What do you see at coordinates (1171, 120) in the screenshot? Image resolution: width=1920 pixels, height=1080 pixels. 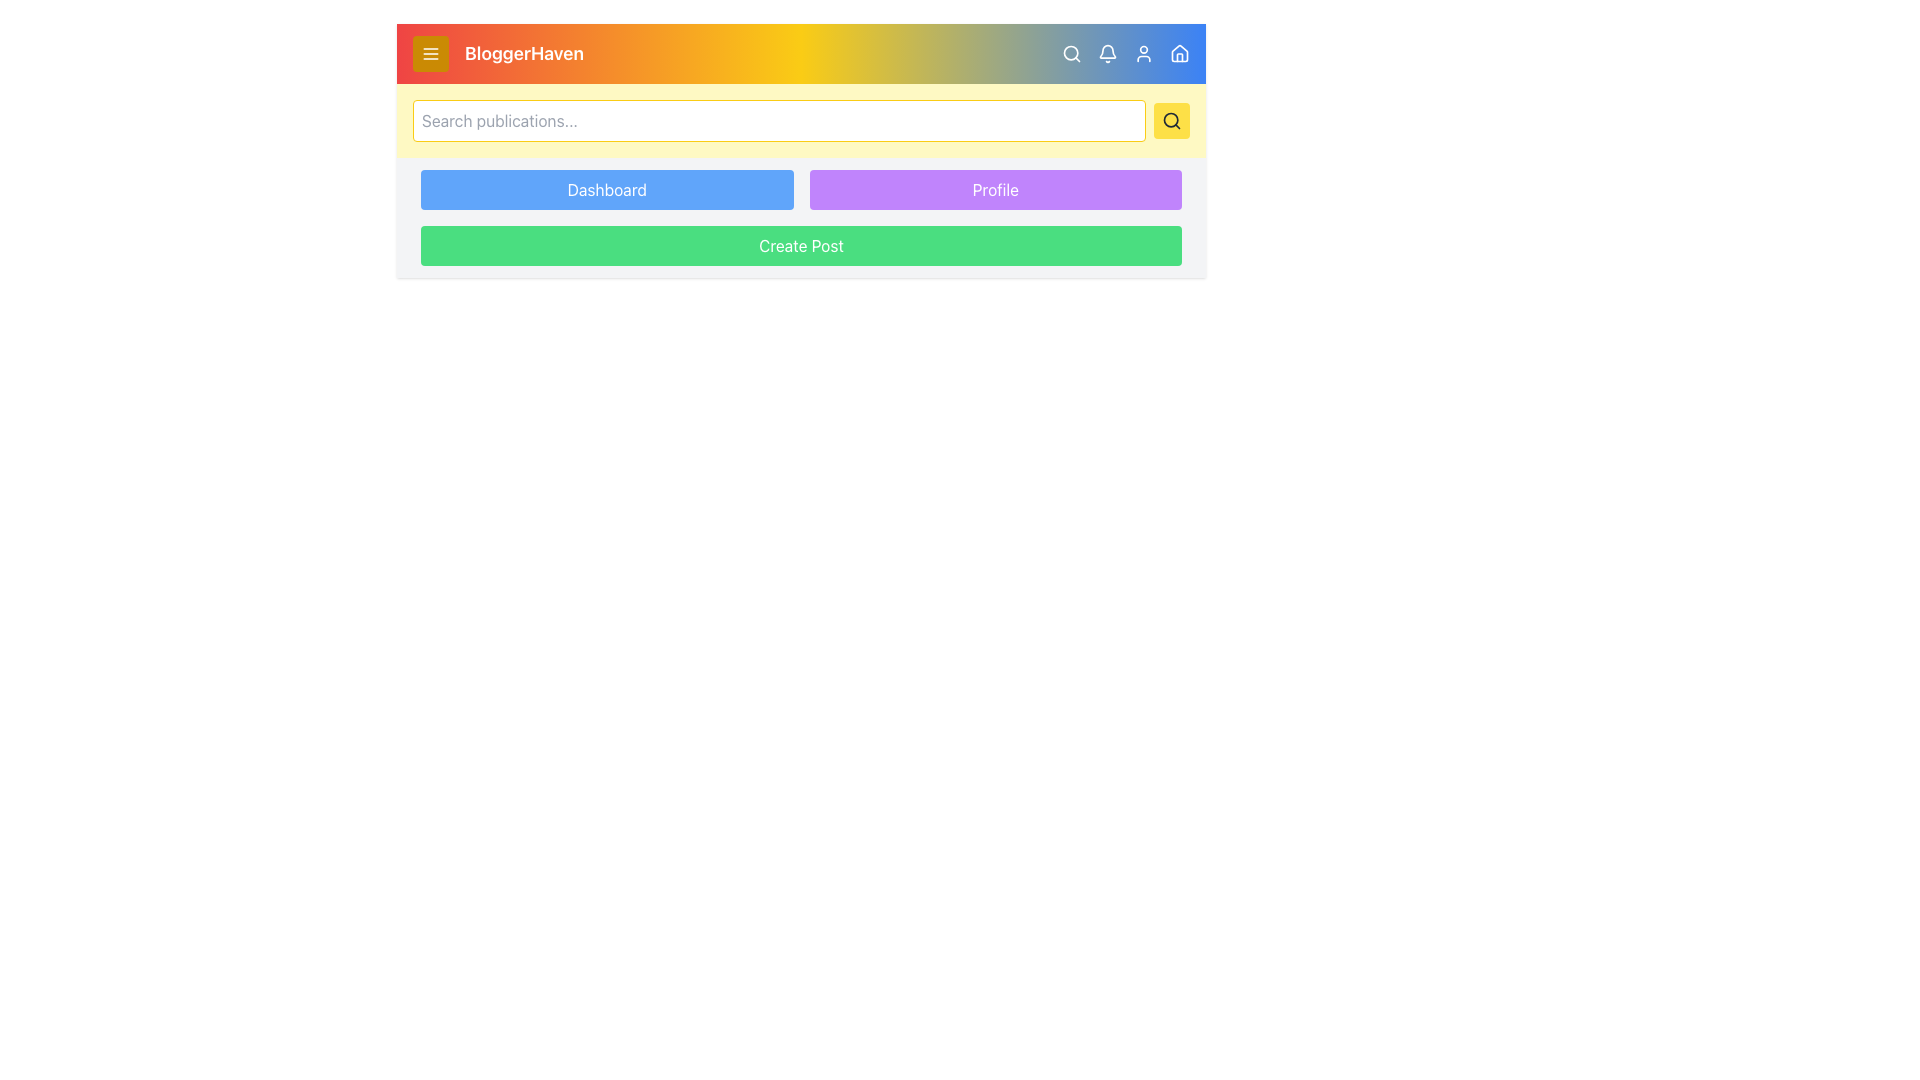 I see `the small rounded yellow button with a black magnifying glass icon to initiate a search` at bounding box center [1171, 120].